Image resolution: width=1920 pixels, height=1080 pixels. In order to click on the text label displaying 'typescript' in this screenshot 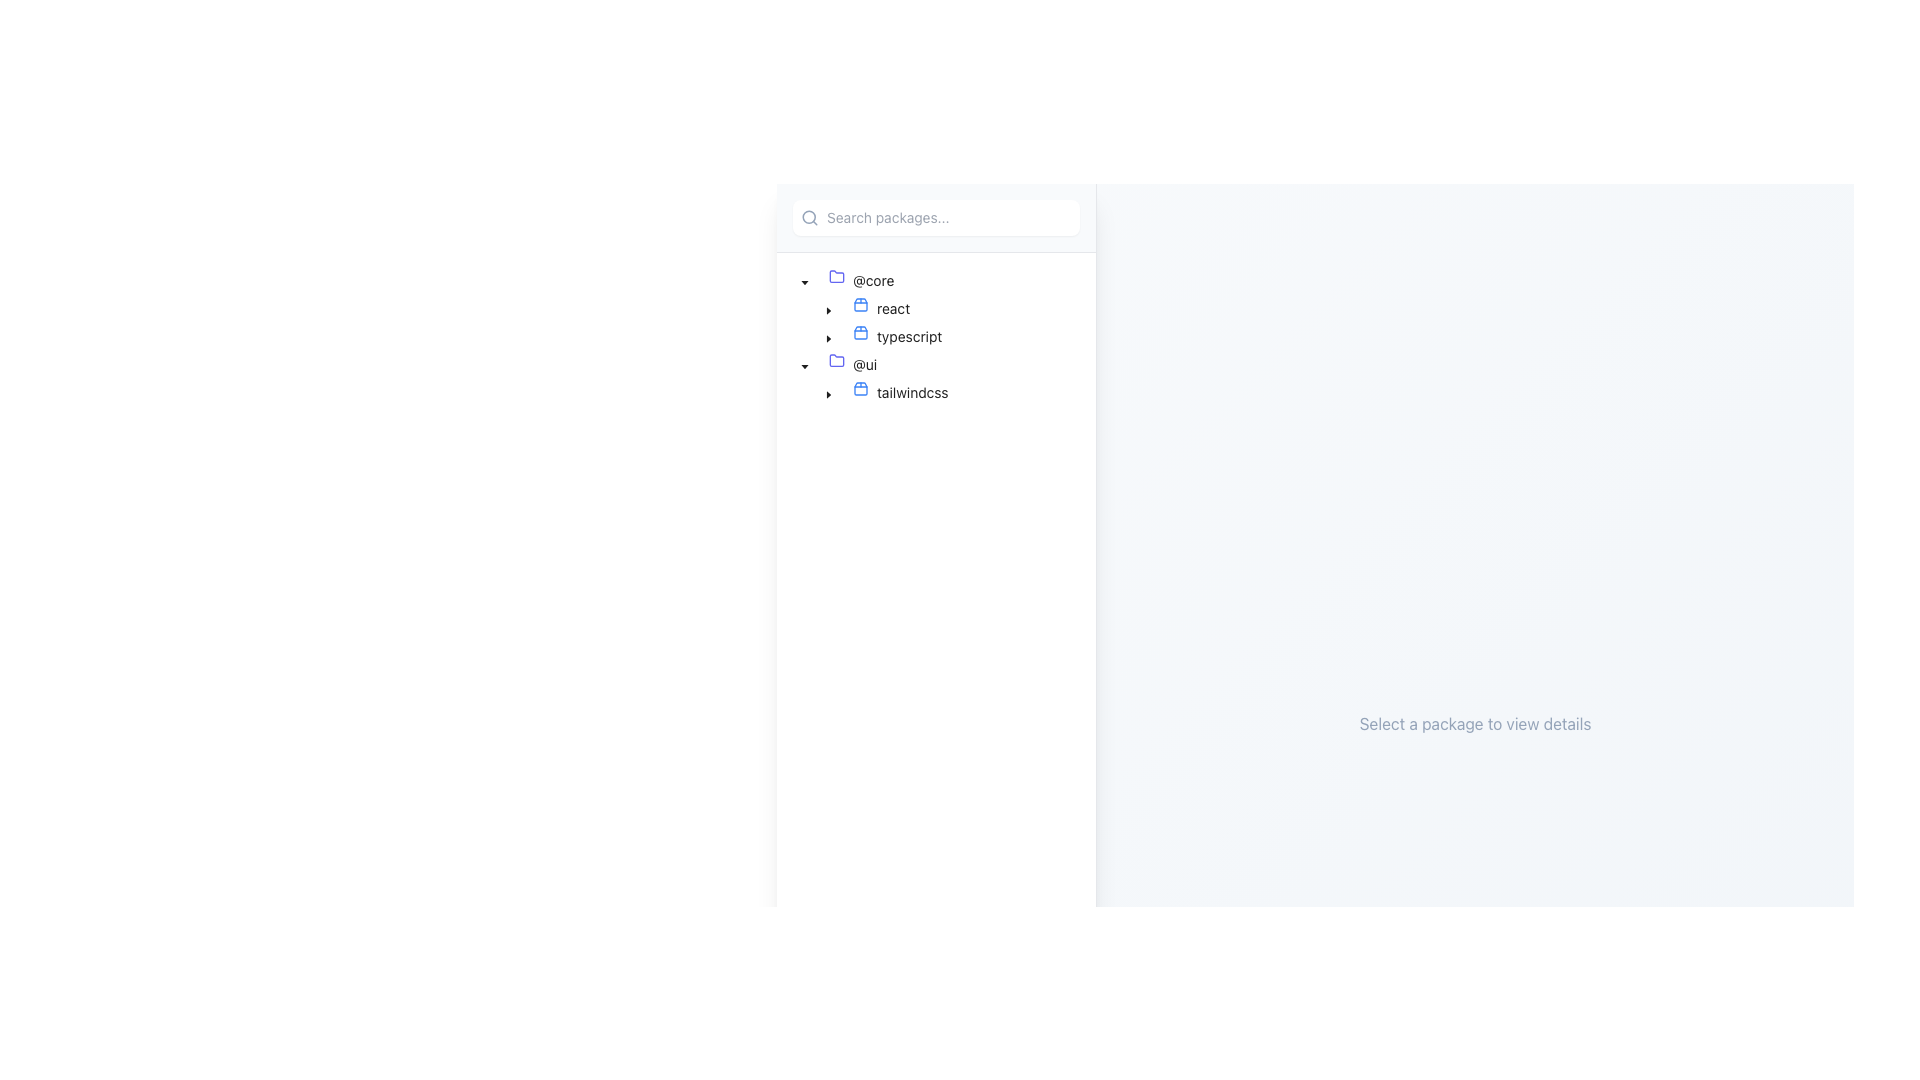, I will do `click(908, 335)`.